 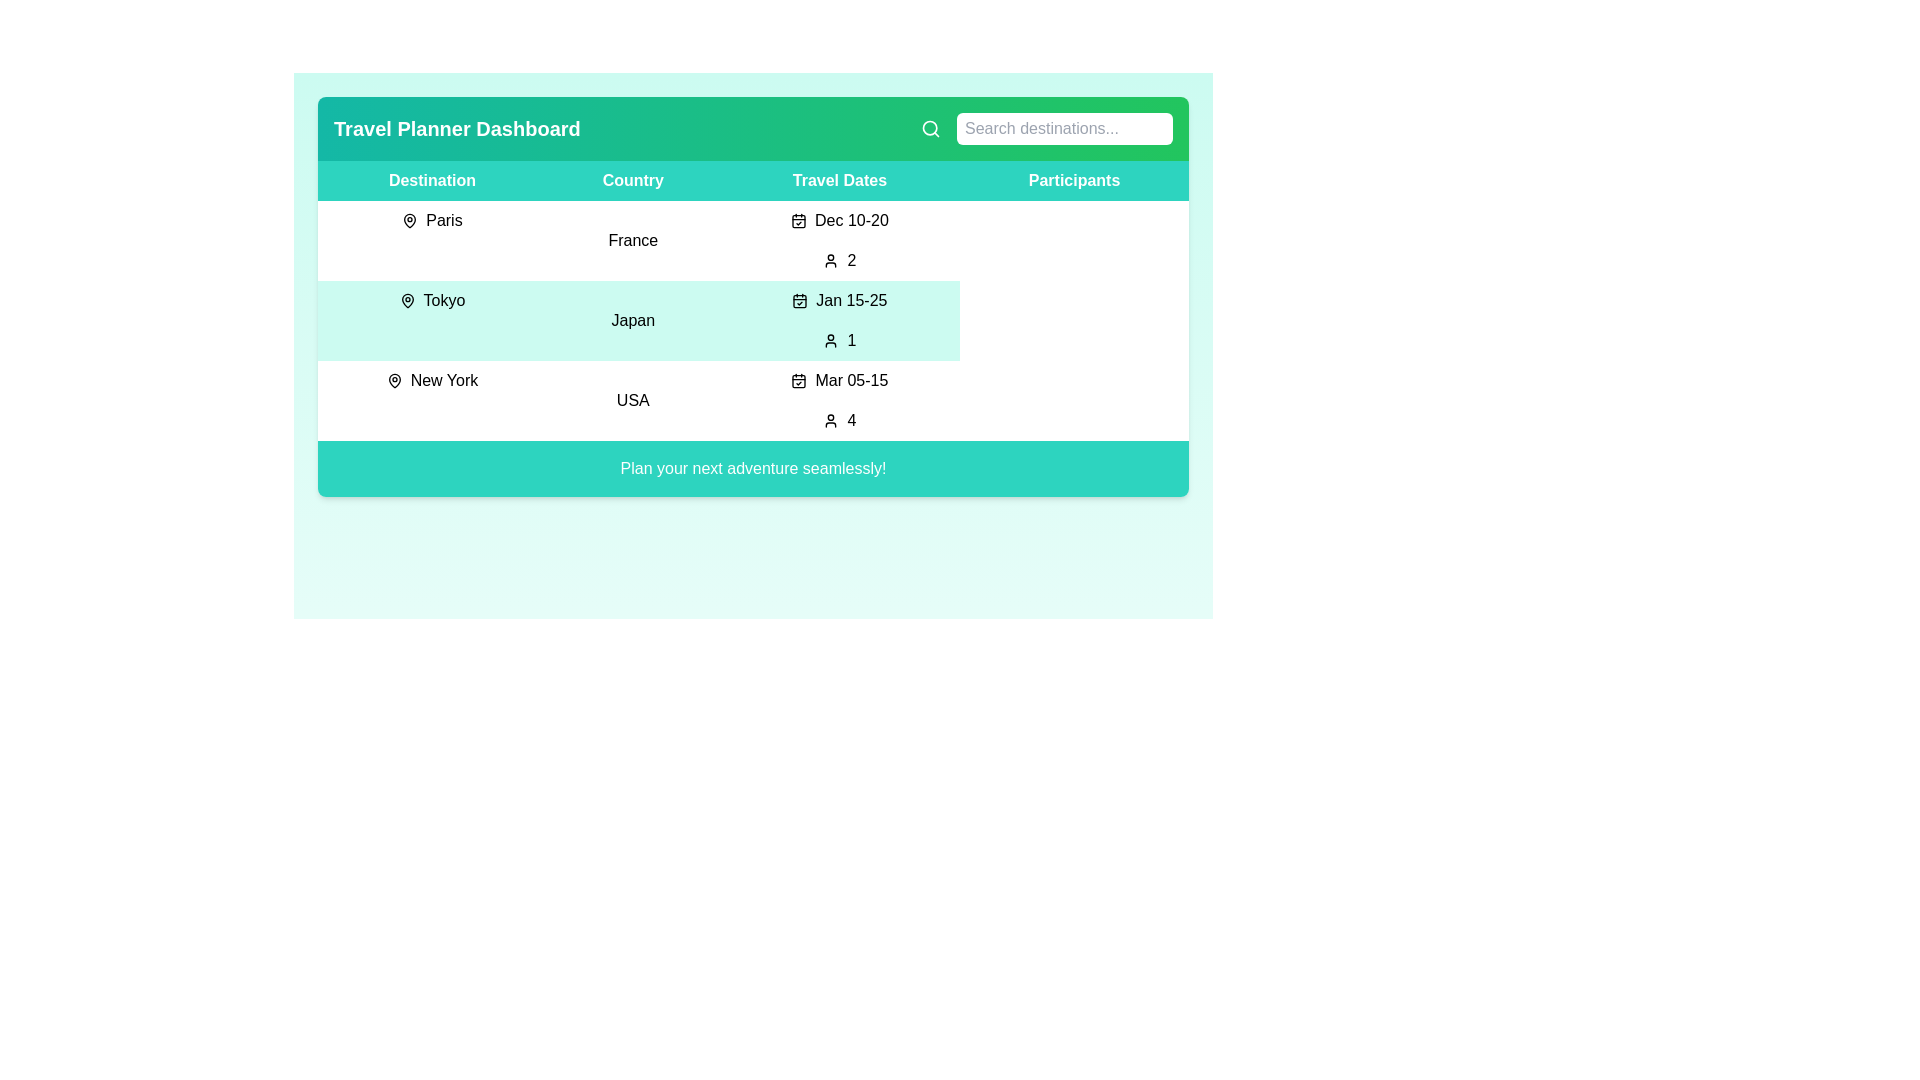 I want to click on icon representing participants in the first row of the 'Participants' column in the 'Travel Planner Dashboard' for additional details, so click(x=831, y=260).